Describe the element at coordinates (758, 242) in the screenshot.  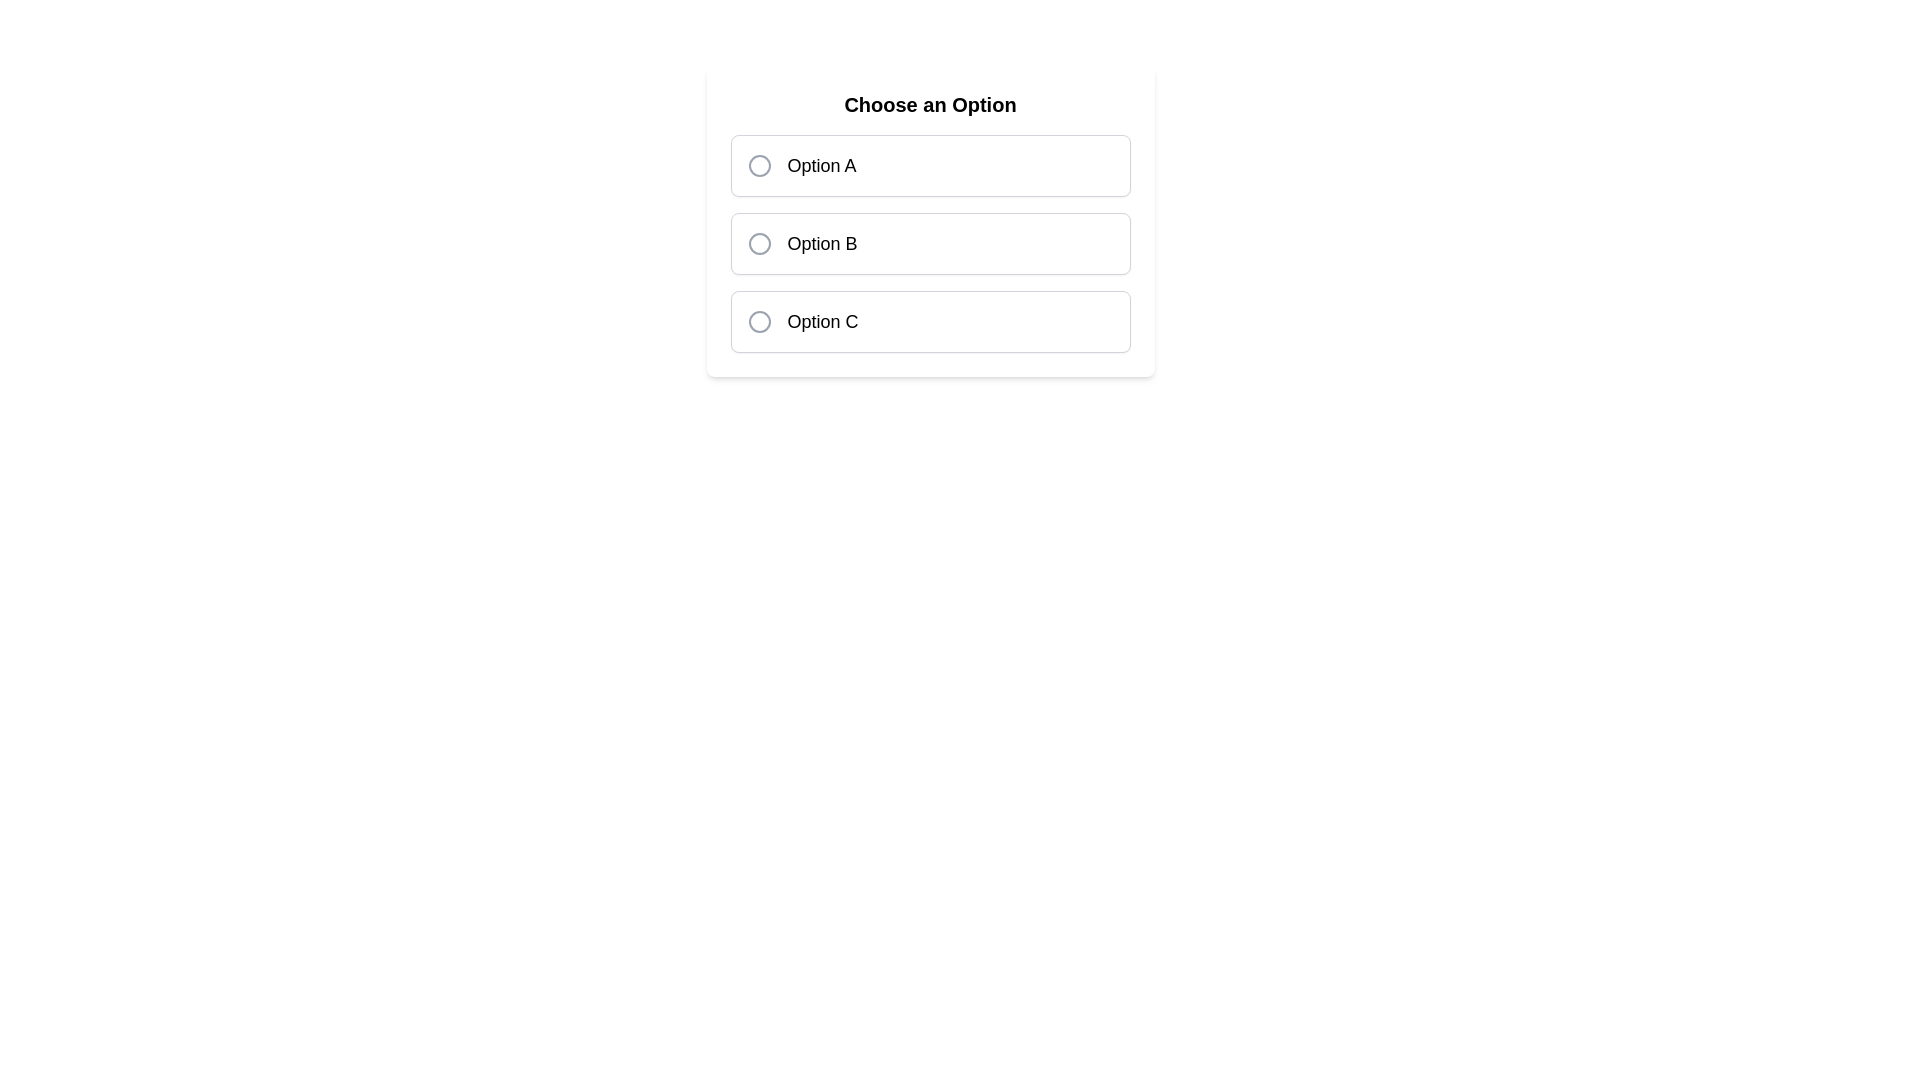
I see `the radio button for 'Option B'` at that location.